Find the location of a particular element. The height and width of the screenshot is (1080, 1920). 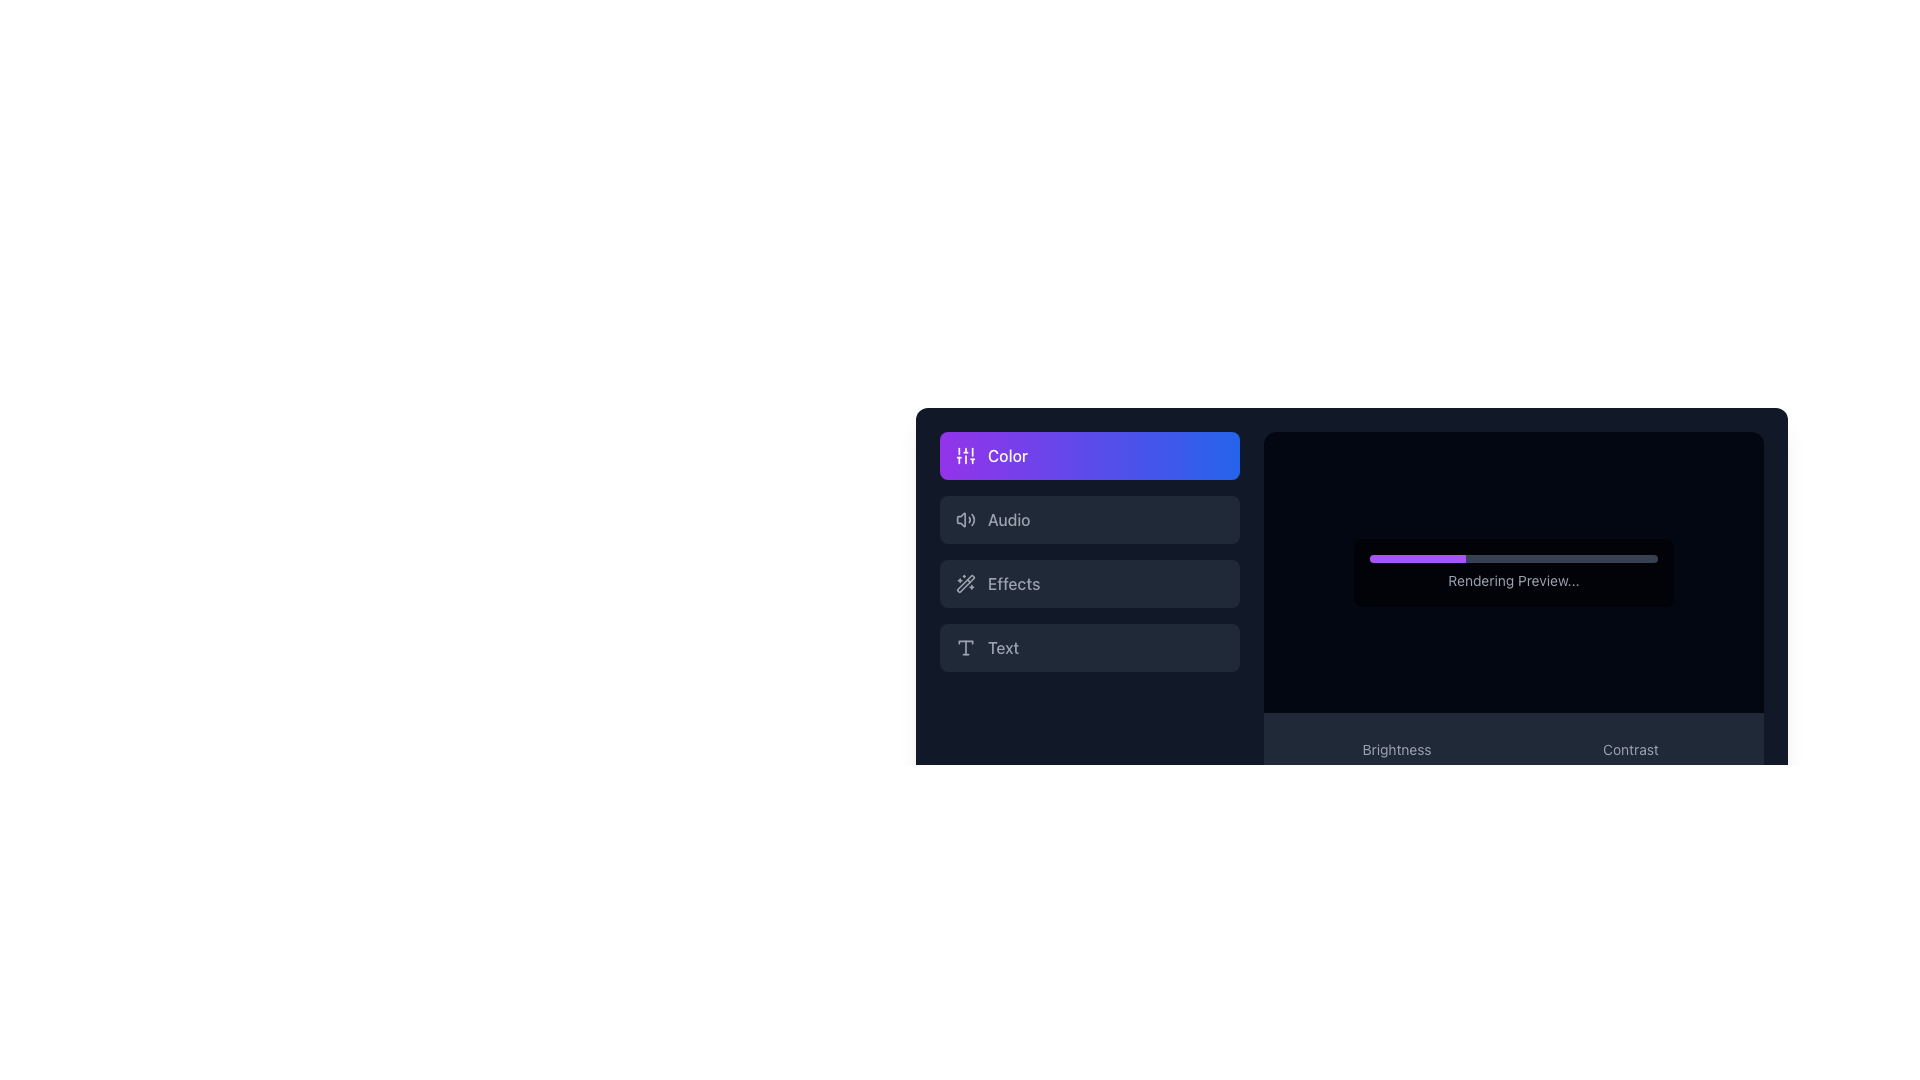

brightness is located at coordinates (1395, 775).